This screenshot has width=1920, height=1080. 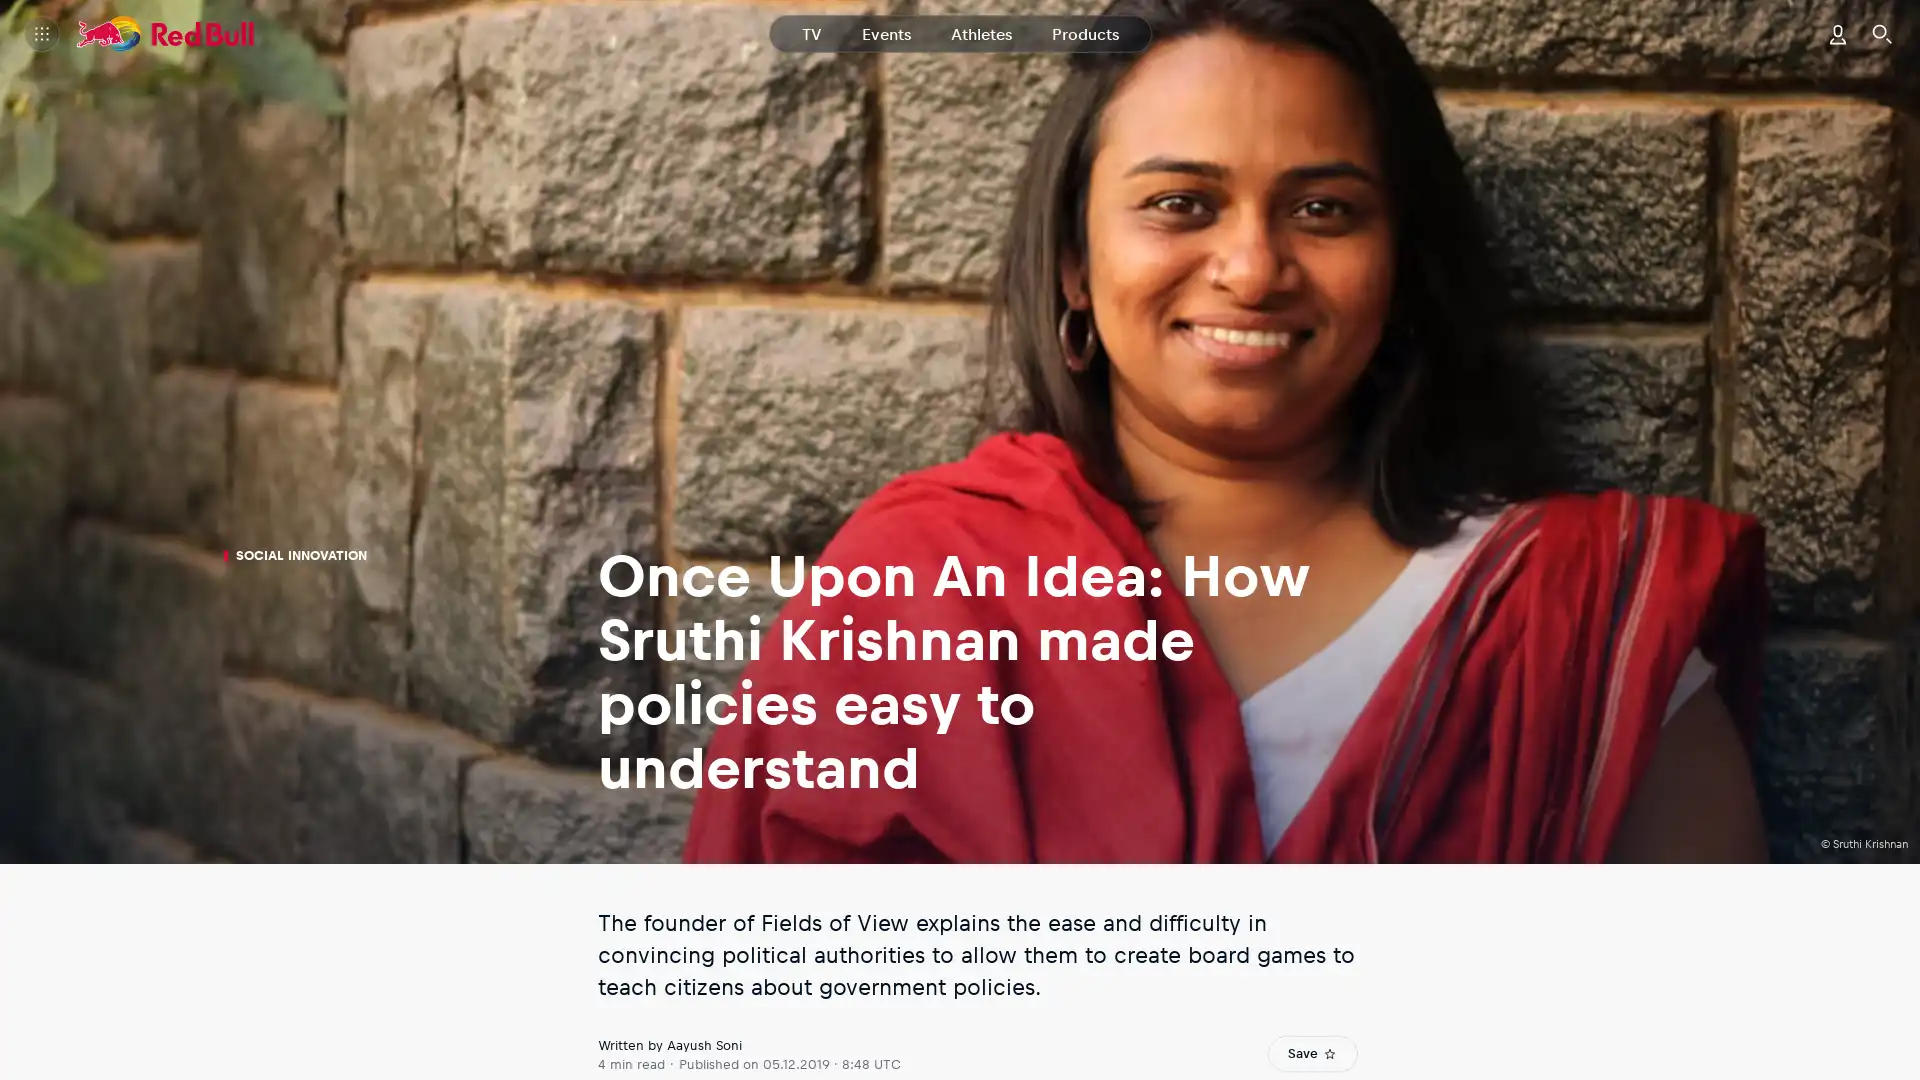 I want to click on Accept All Cookies, so click(x=1132, y=334).